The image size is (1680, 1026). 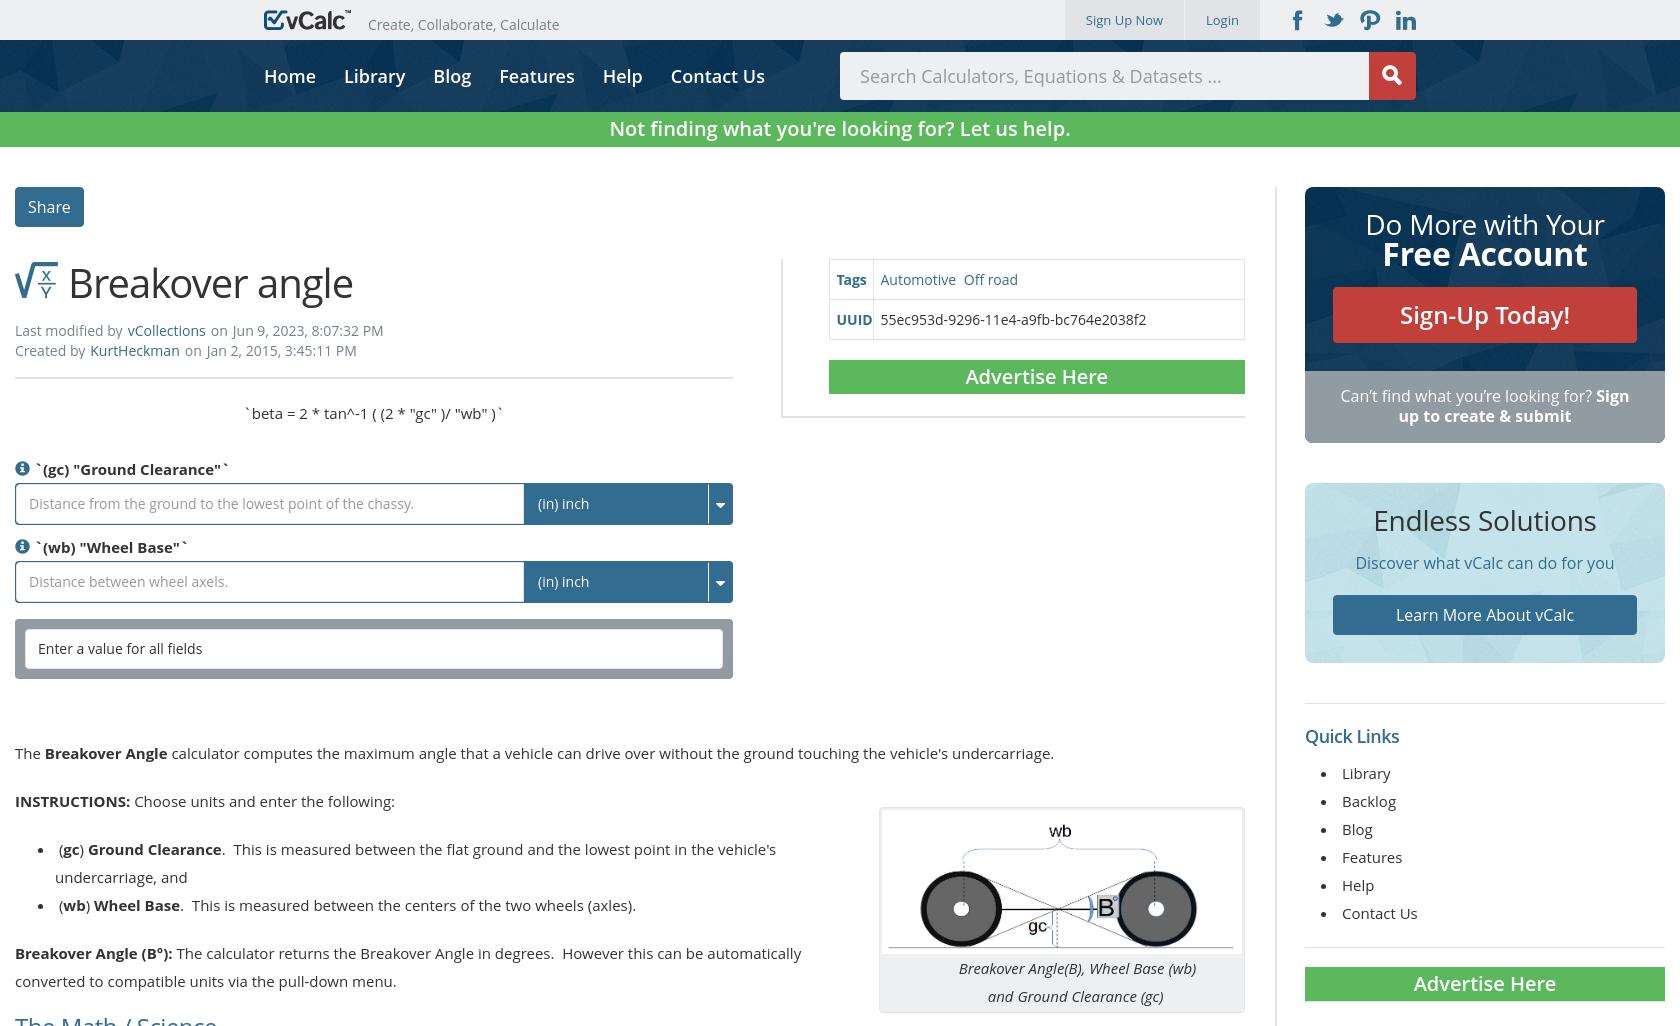 What do you see at coordinates (71, 847) in the screenshot?
I see `'gc'` at bounding box center [71, 847].